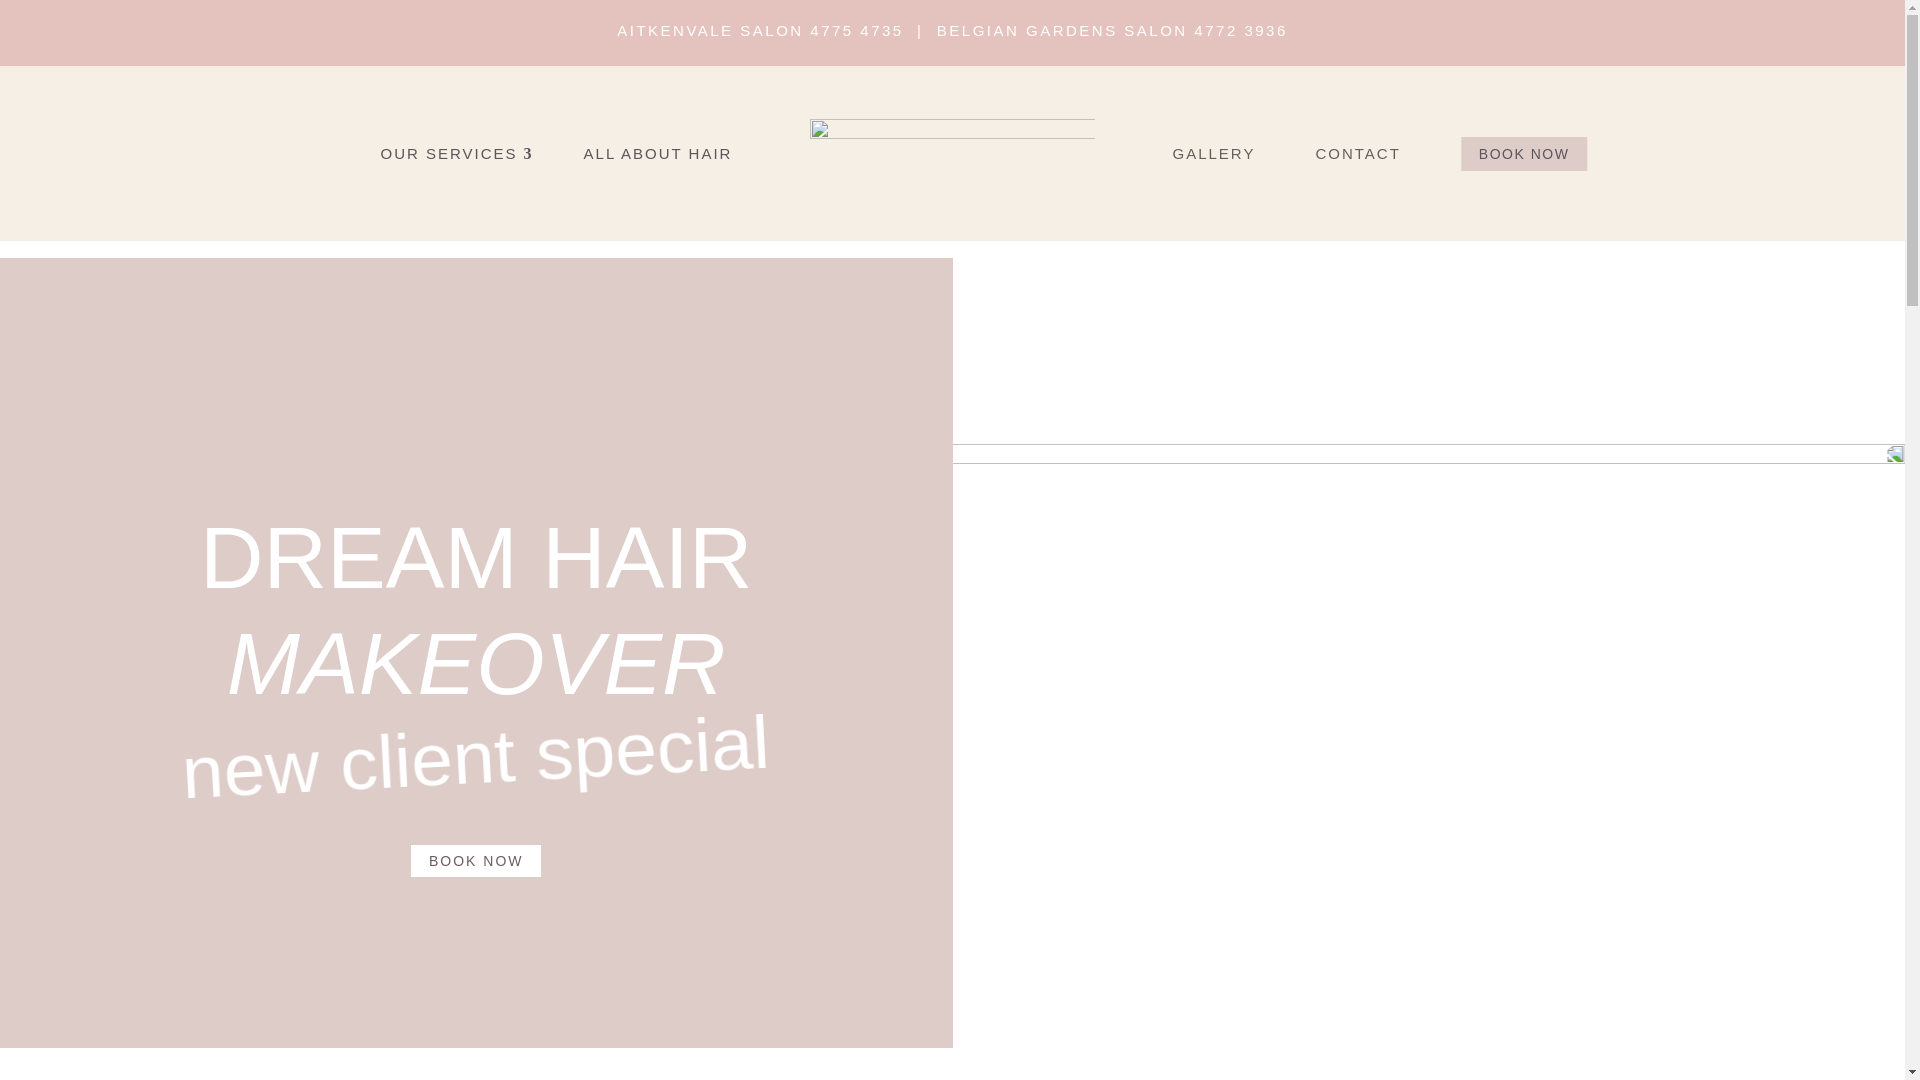 Image resolution: width=1920 pixels, height=1080 pixels. What do you see at coordinates (952, 152) in the screenshot?
I see `'Emphasis Hair Studio_Inline Logo_Full Colour'` at bounding box center [952, 152].